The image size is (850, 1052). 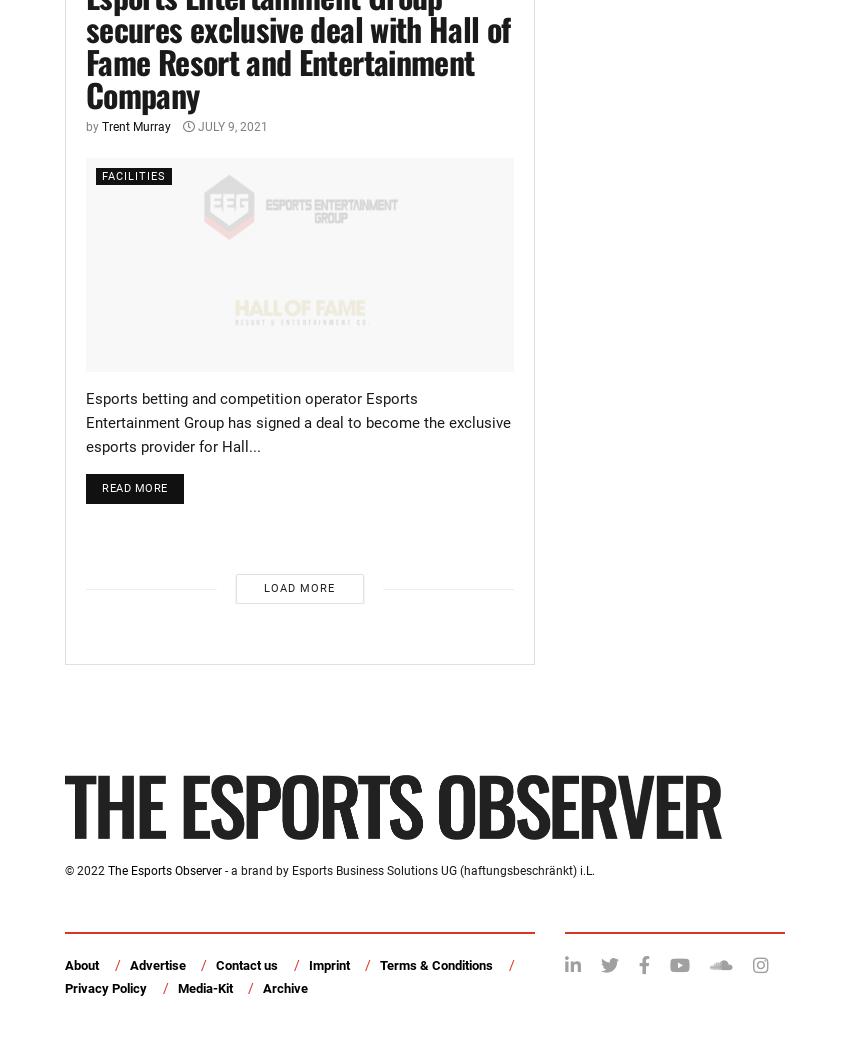 What do you see at coordinates (133, 174) in the screenshot?
I see `'Facilities'` at bounding box center [133, 174].